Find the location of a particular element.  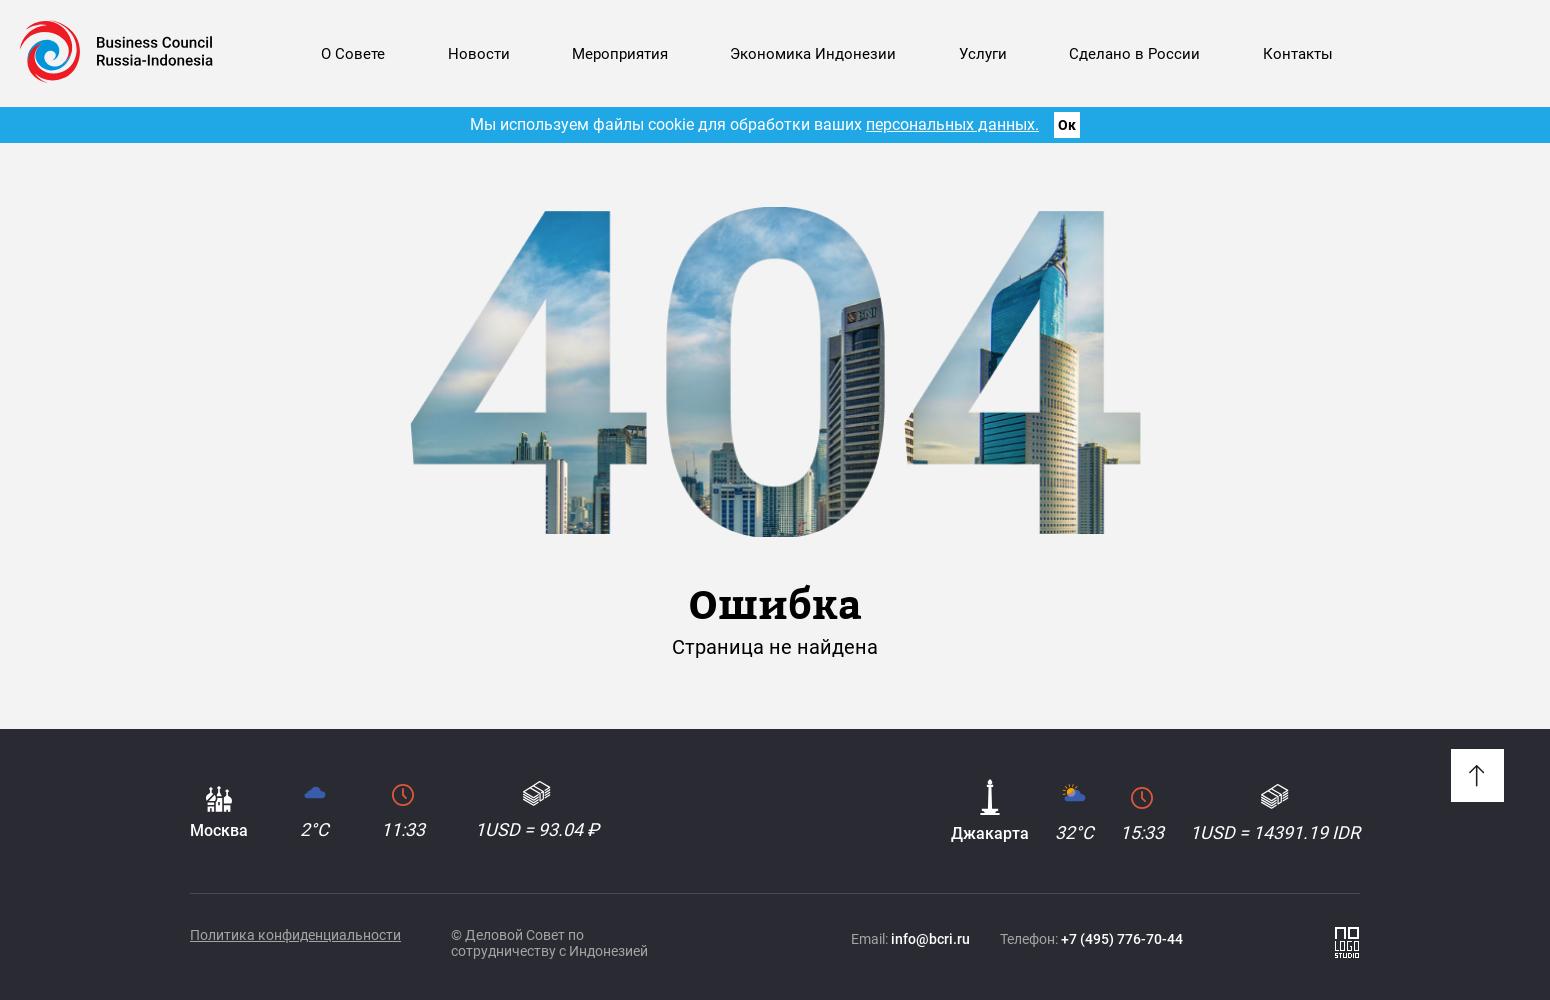

'1USD = 93.04 ₽' is located at coordinates (536, 828).